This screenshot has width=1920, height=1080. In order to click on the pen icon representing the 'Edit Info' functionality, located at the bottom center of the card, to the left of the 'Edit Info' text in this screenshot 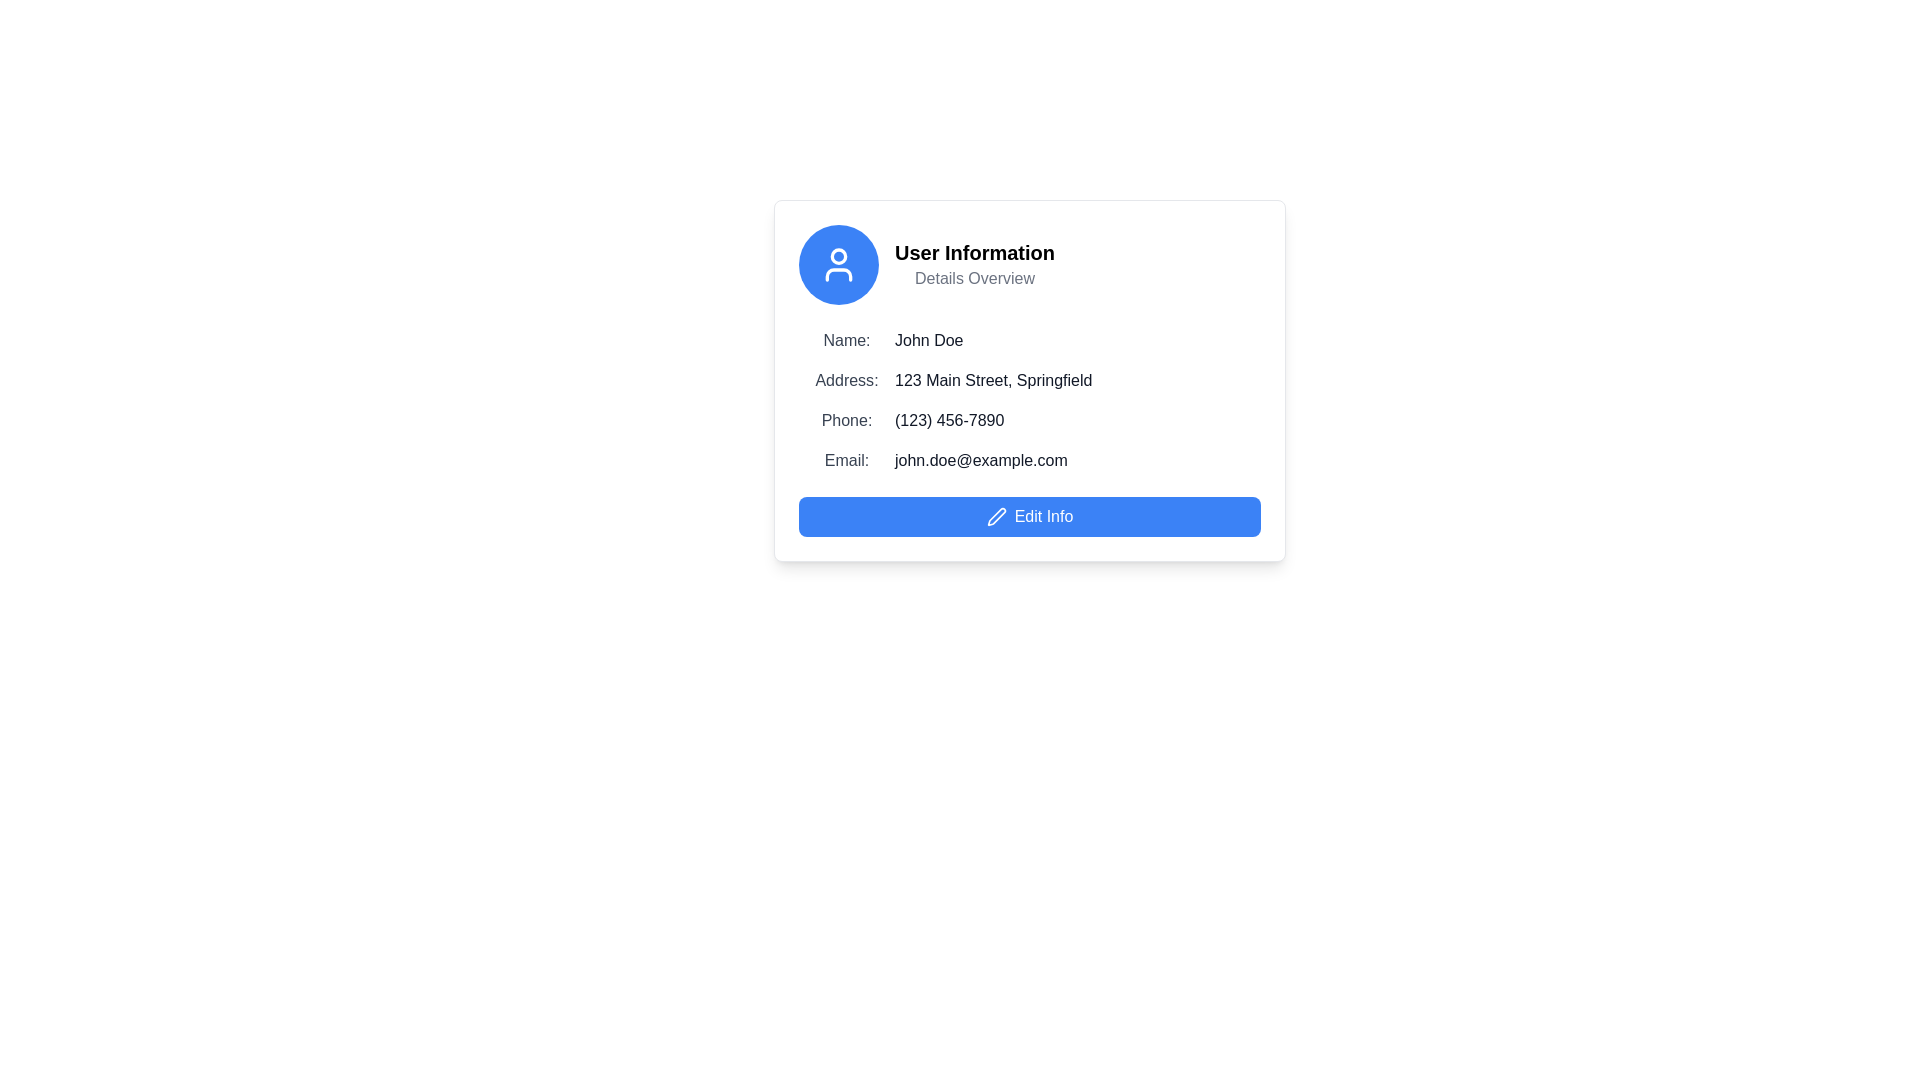, I will do `click(996, 515)`.